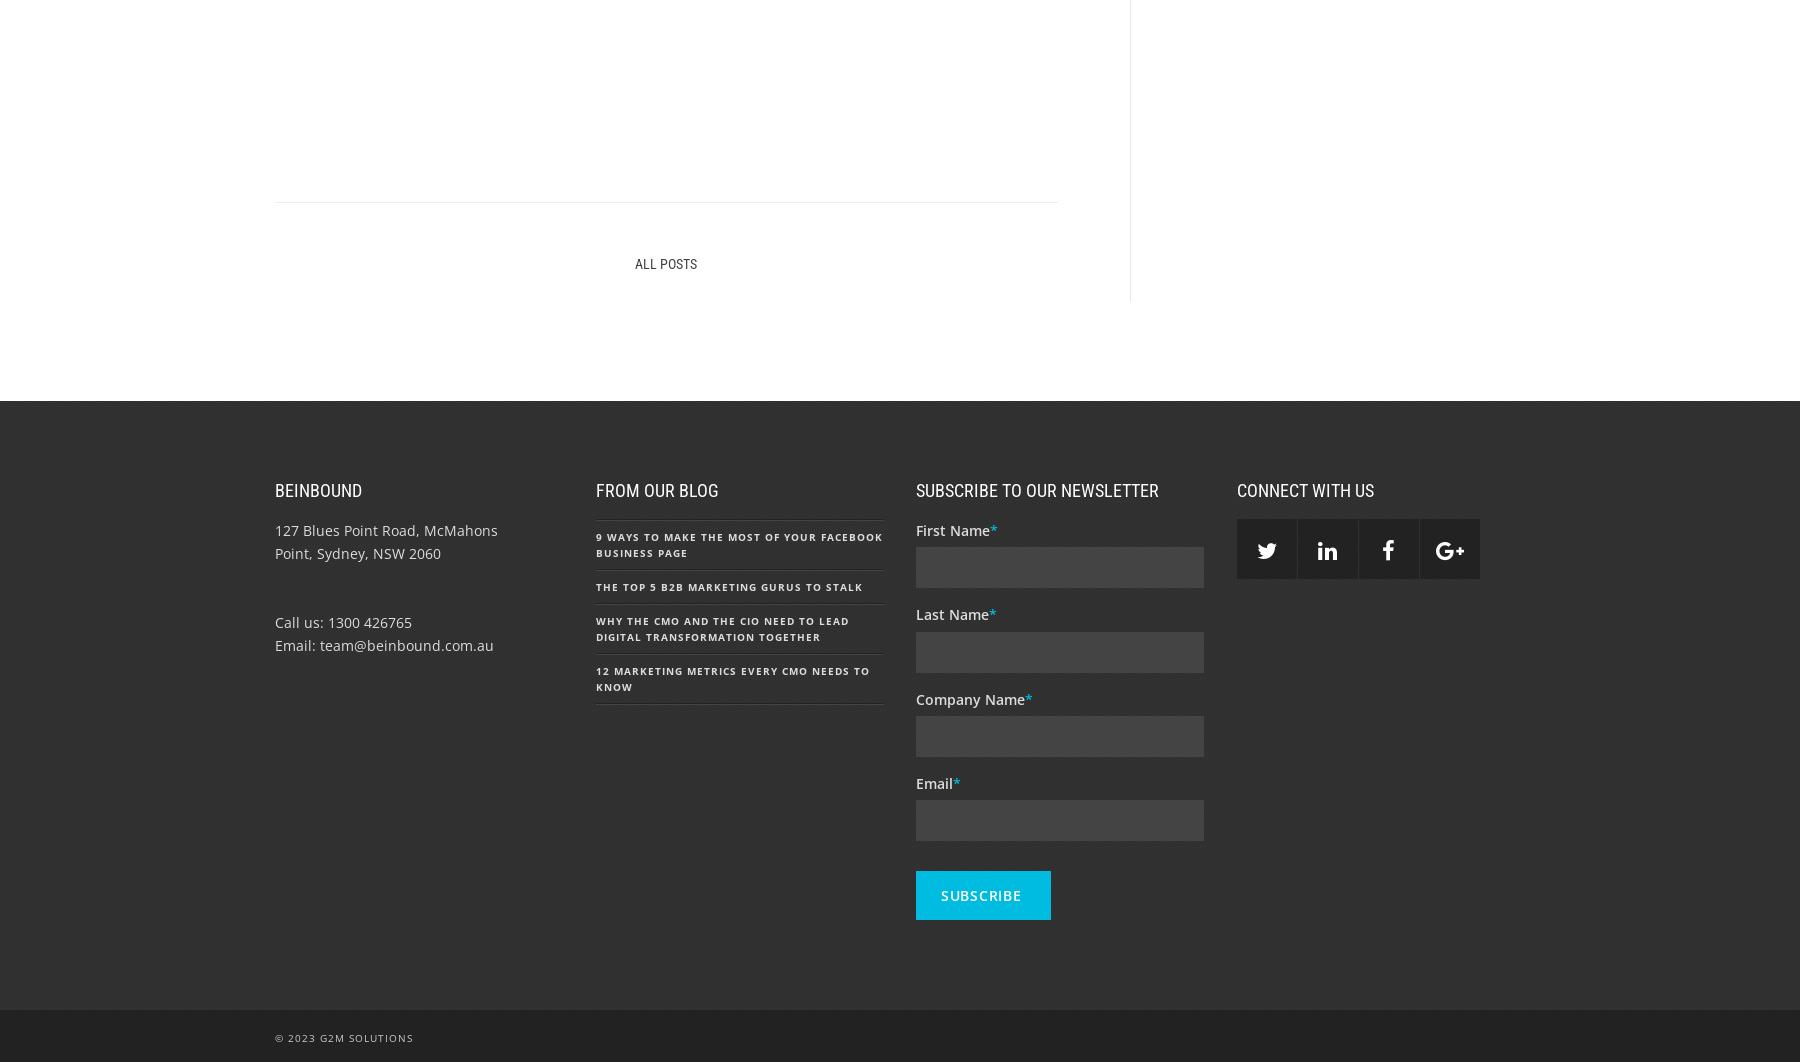  What do you see at coordinates (666, 262) in the screenshot?
I see `'All Posts'` at bounding box center [666, 262].